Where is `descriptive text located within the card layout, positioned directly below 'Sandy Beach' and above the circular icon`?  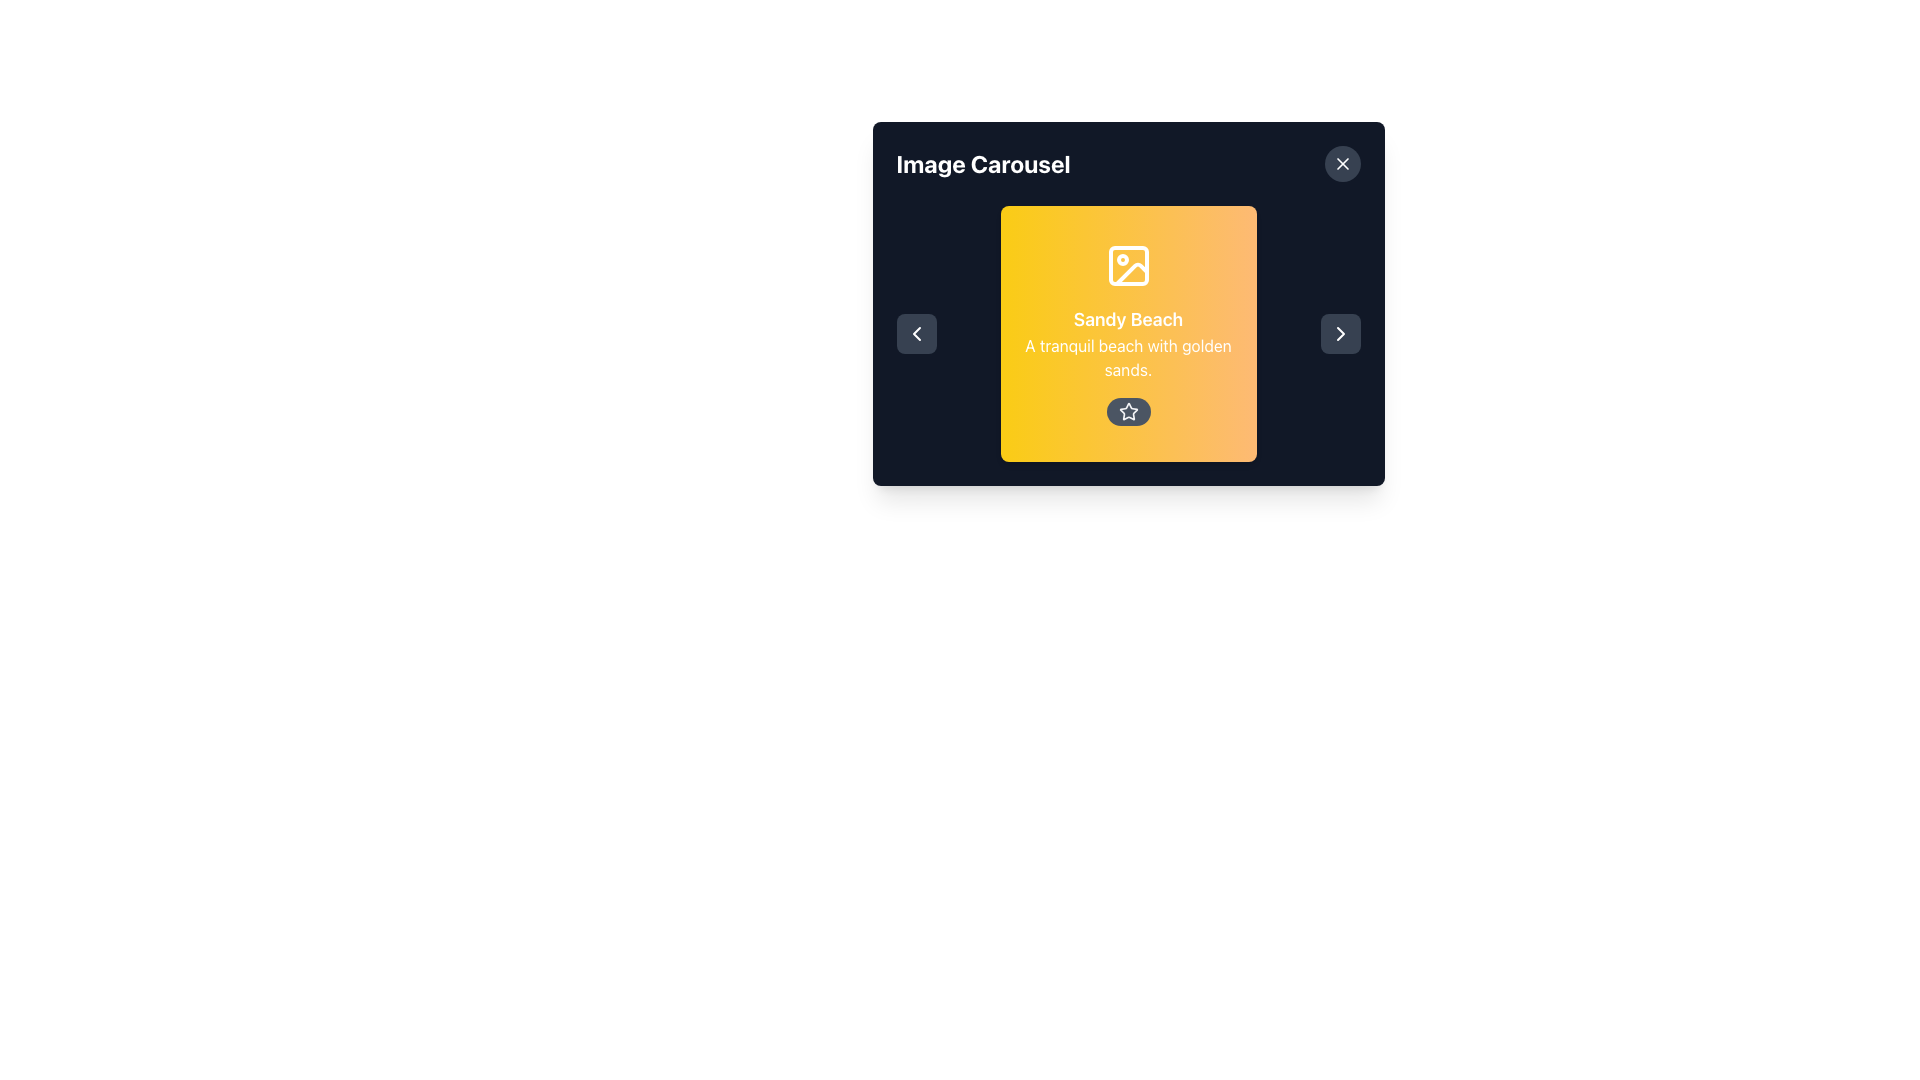 descriptive text located within the card layout, positioned directly below 'Sandy Beach' and above the circular icon is located at coordinates (1128, 357).